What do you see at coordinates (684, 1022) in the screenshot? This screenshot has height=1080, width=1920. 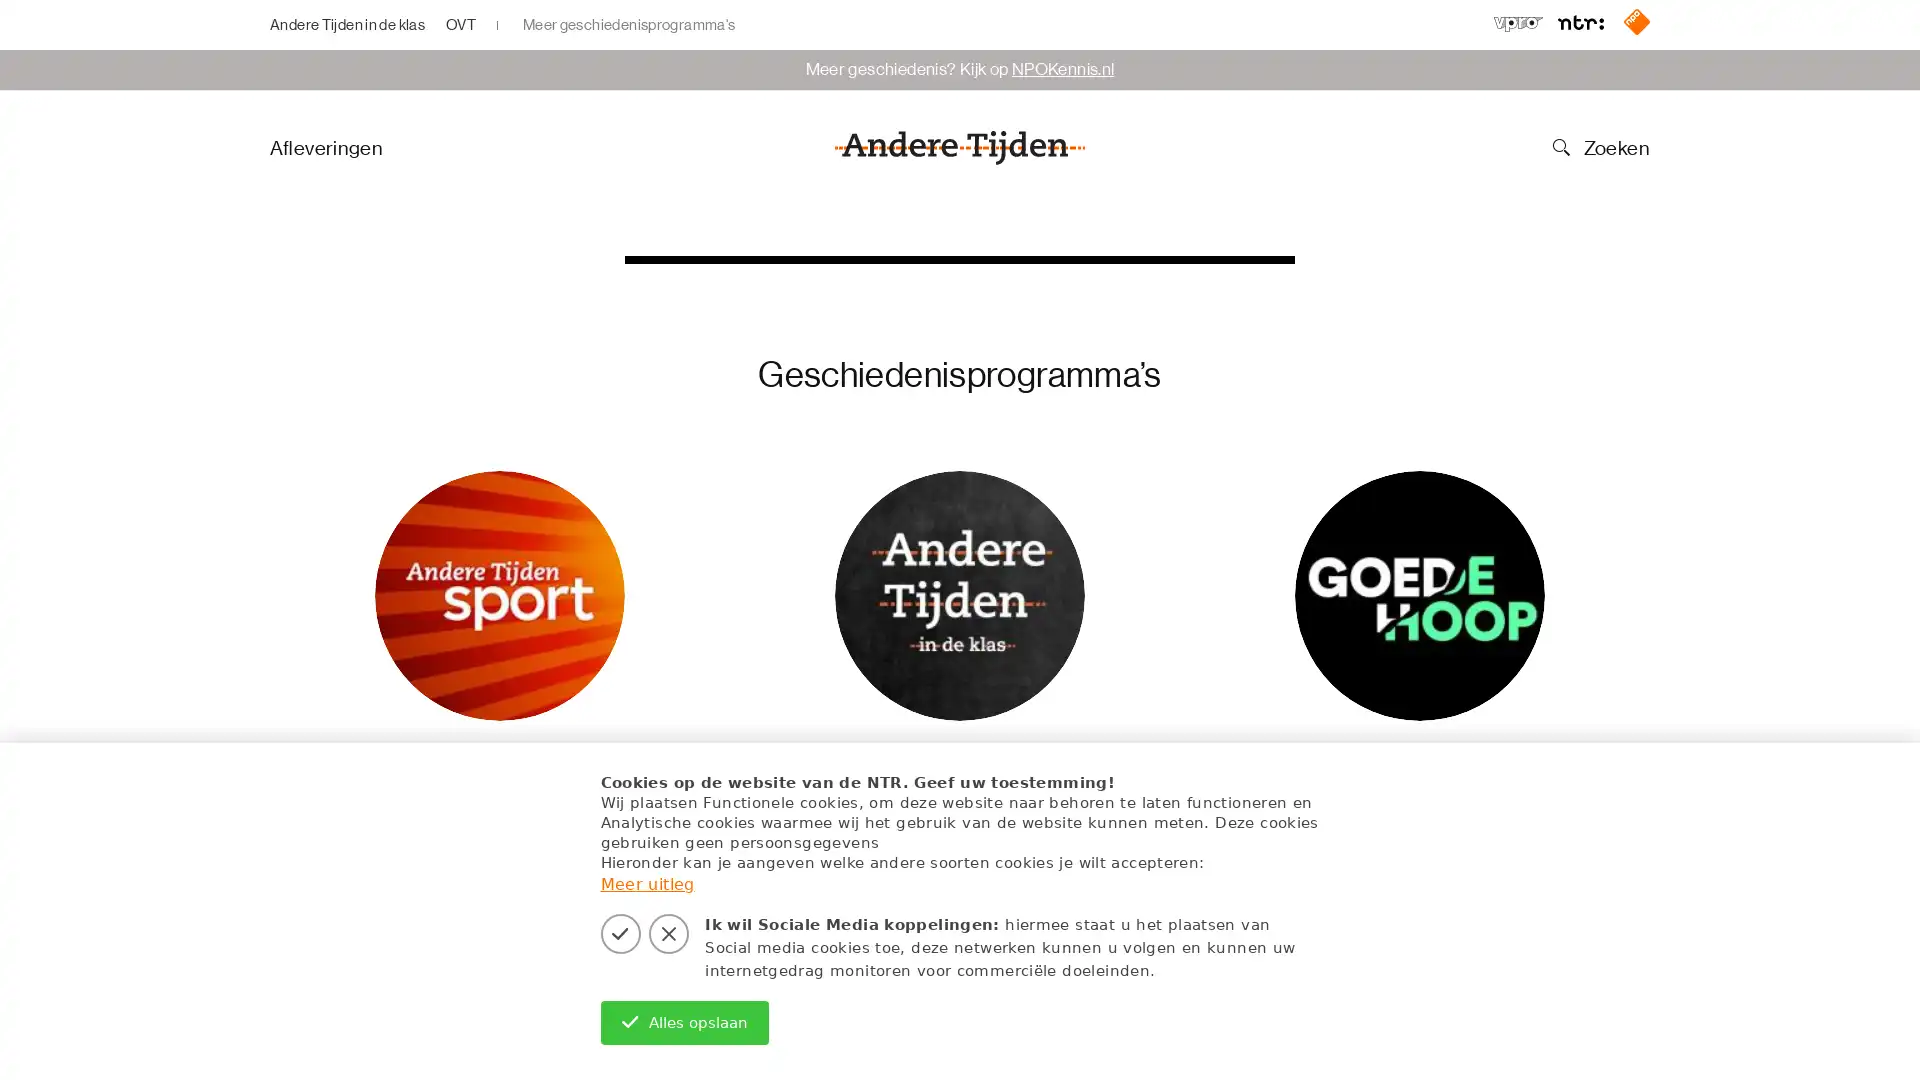 I see `Alles opslaan` at bounding box center [684, 1022].